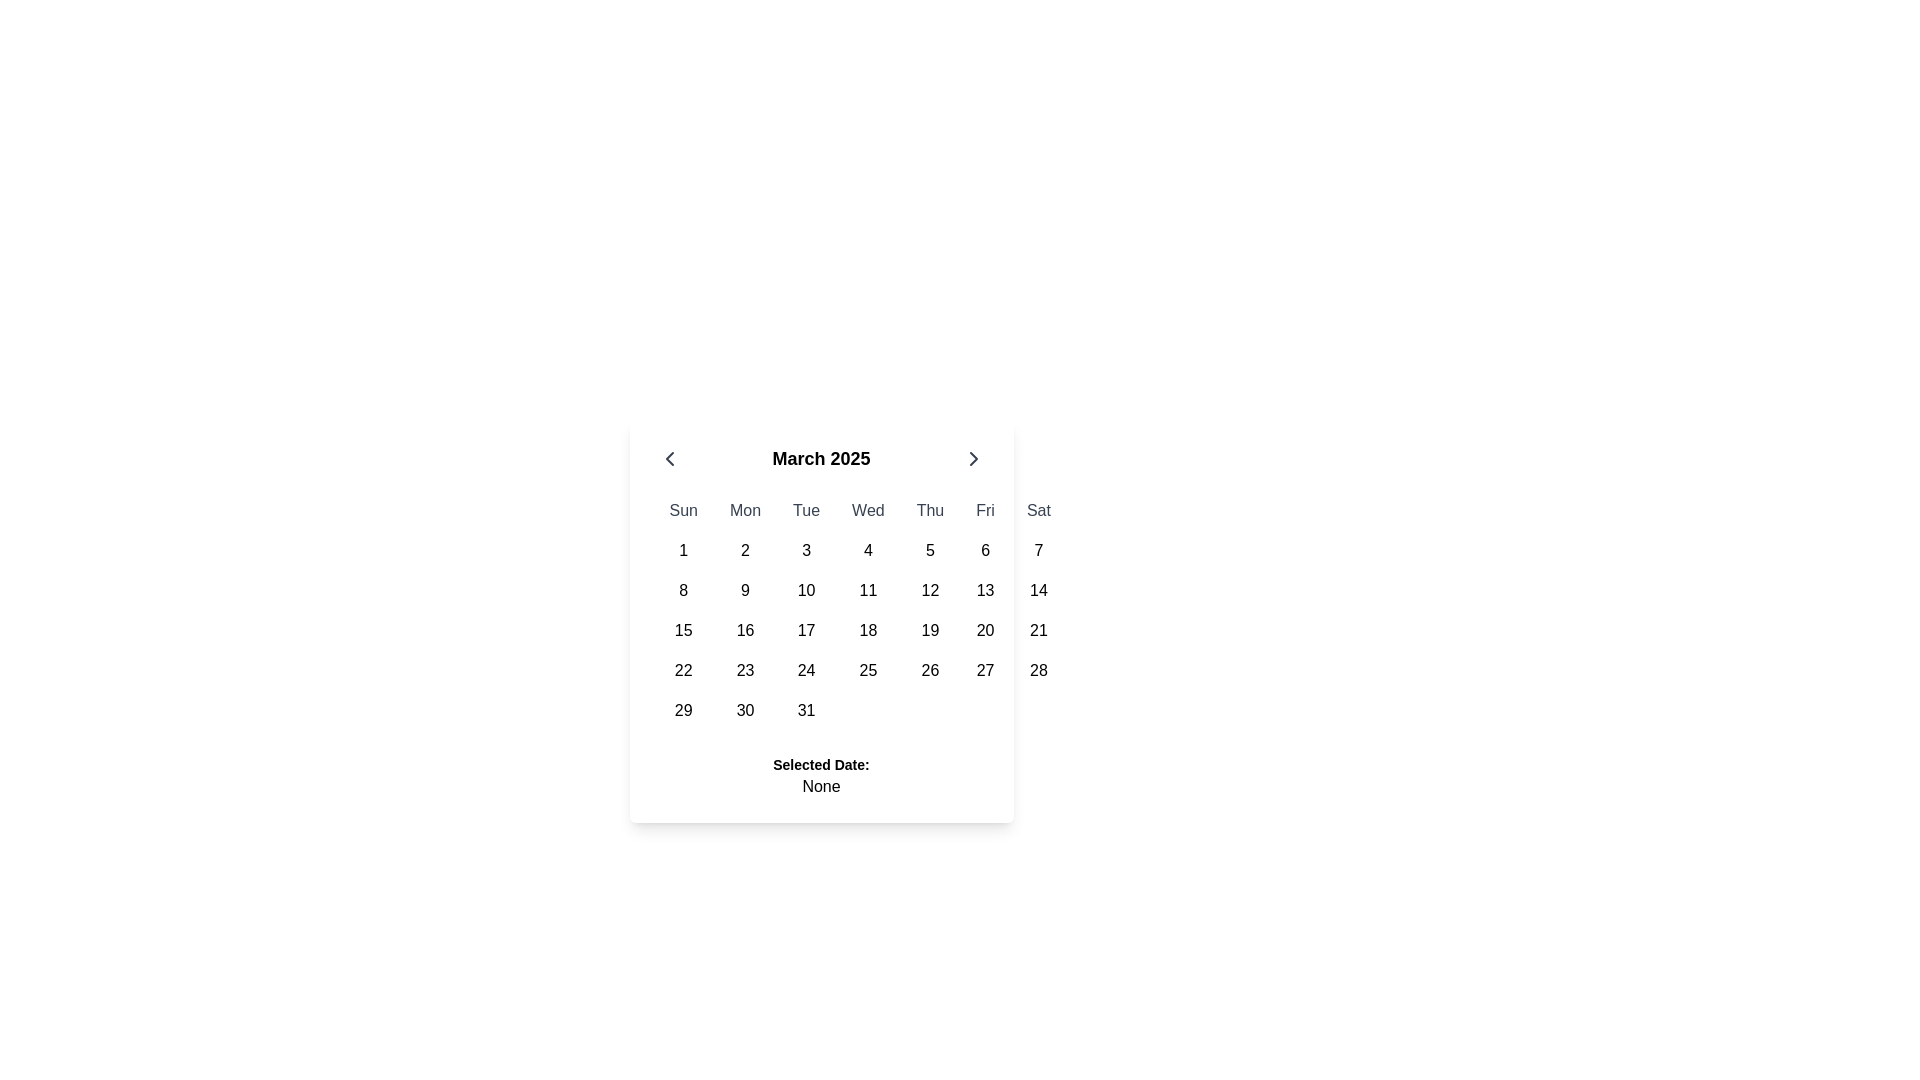 This screenshot has width=1920, height=1080. What do you see at coordinates (806, 709) in the screenshot?
I see `the button-like selectable date element labeled '31'` at bounding box center [806, 709].